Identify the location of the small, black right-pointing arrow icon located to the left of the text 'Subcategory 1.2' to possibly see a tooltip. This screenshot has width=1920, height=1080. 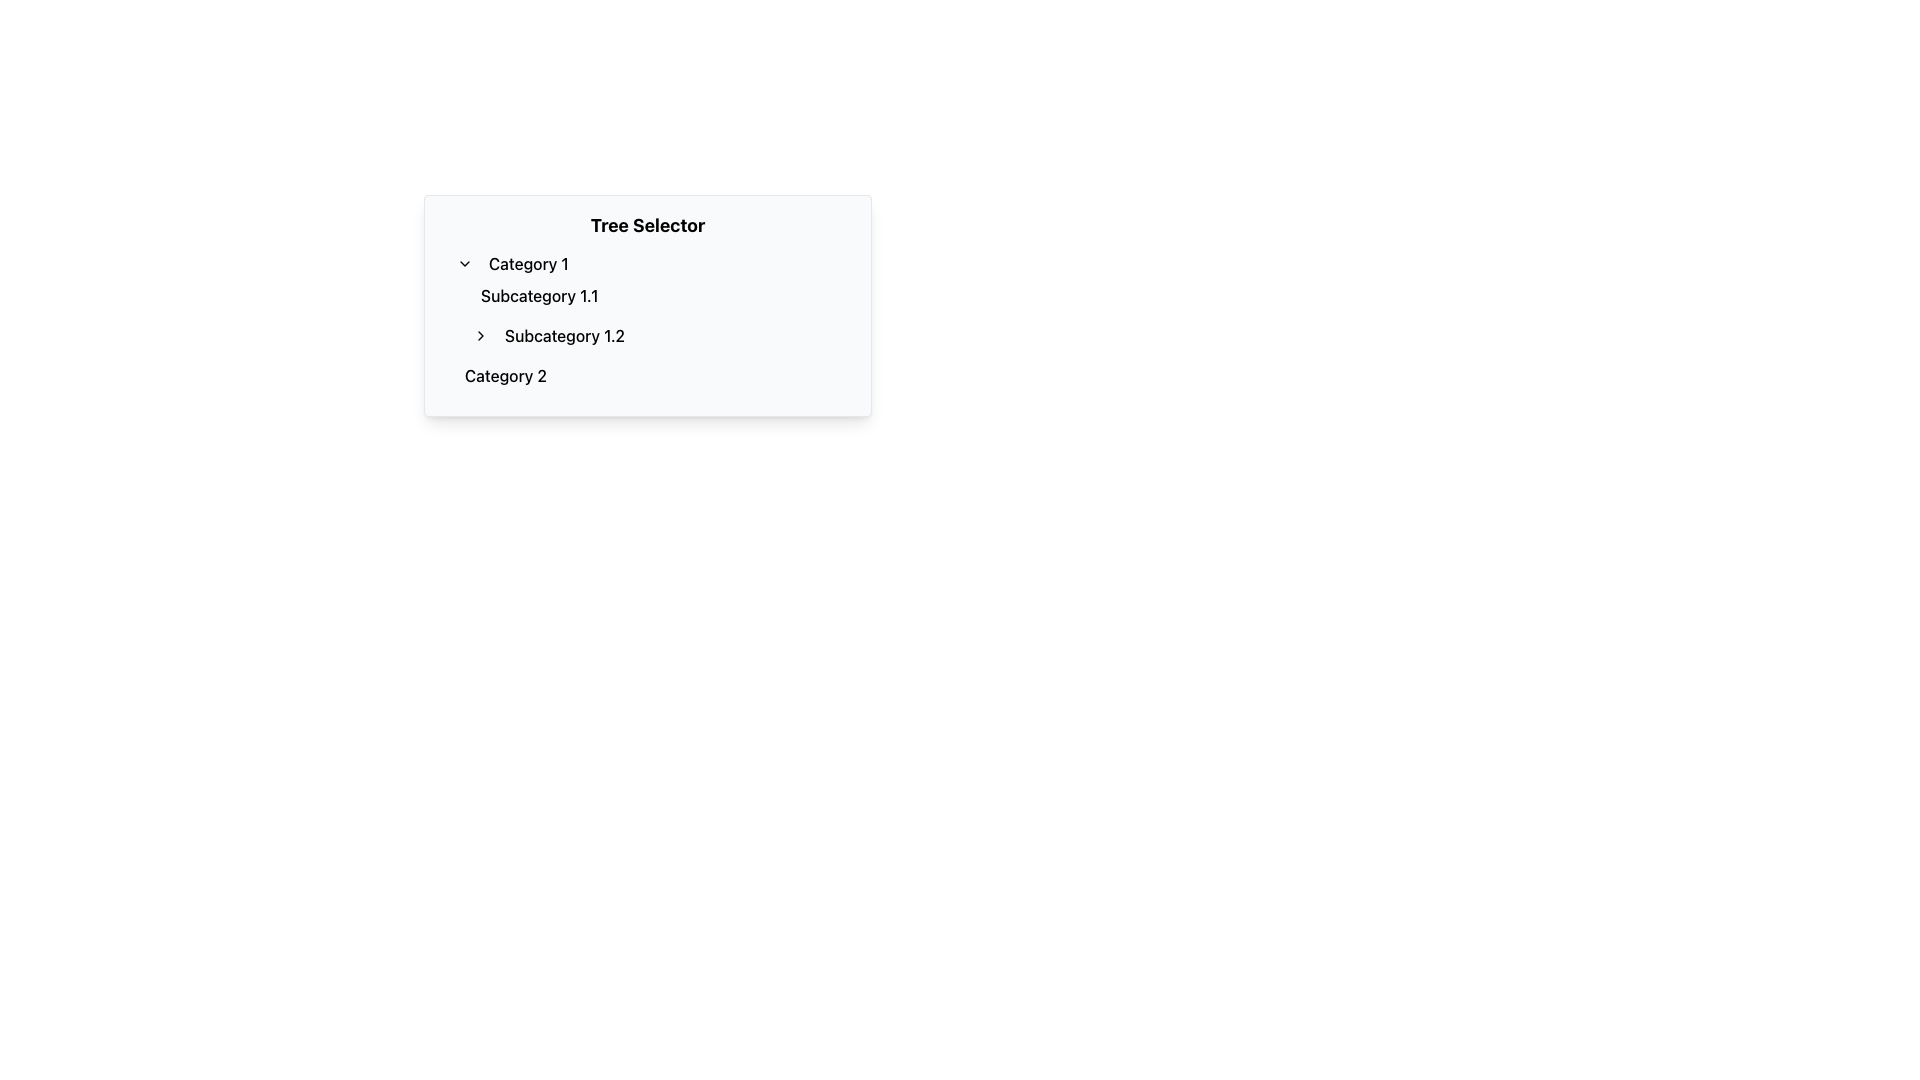
(480, 334).